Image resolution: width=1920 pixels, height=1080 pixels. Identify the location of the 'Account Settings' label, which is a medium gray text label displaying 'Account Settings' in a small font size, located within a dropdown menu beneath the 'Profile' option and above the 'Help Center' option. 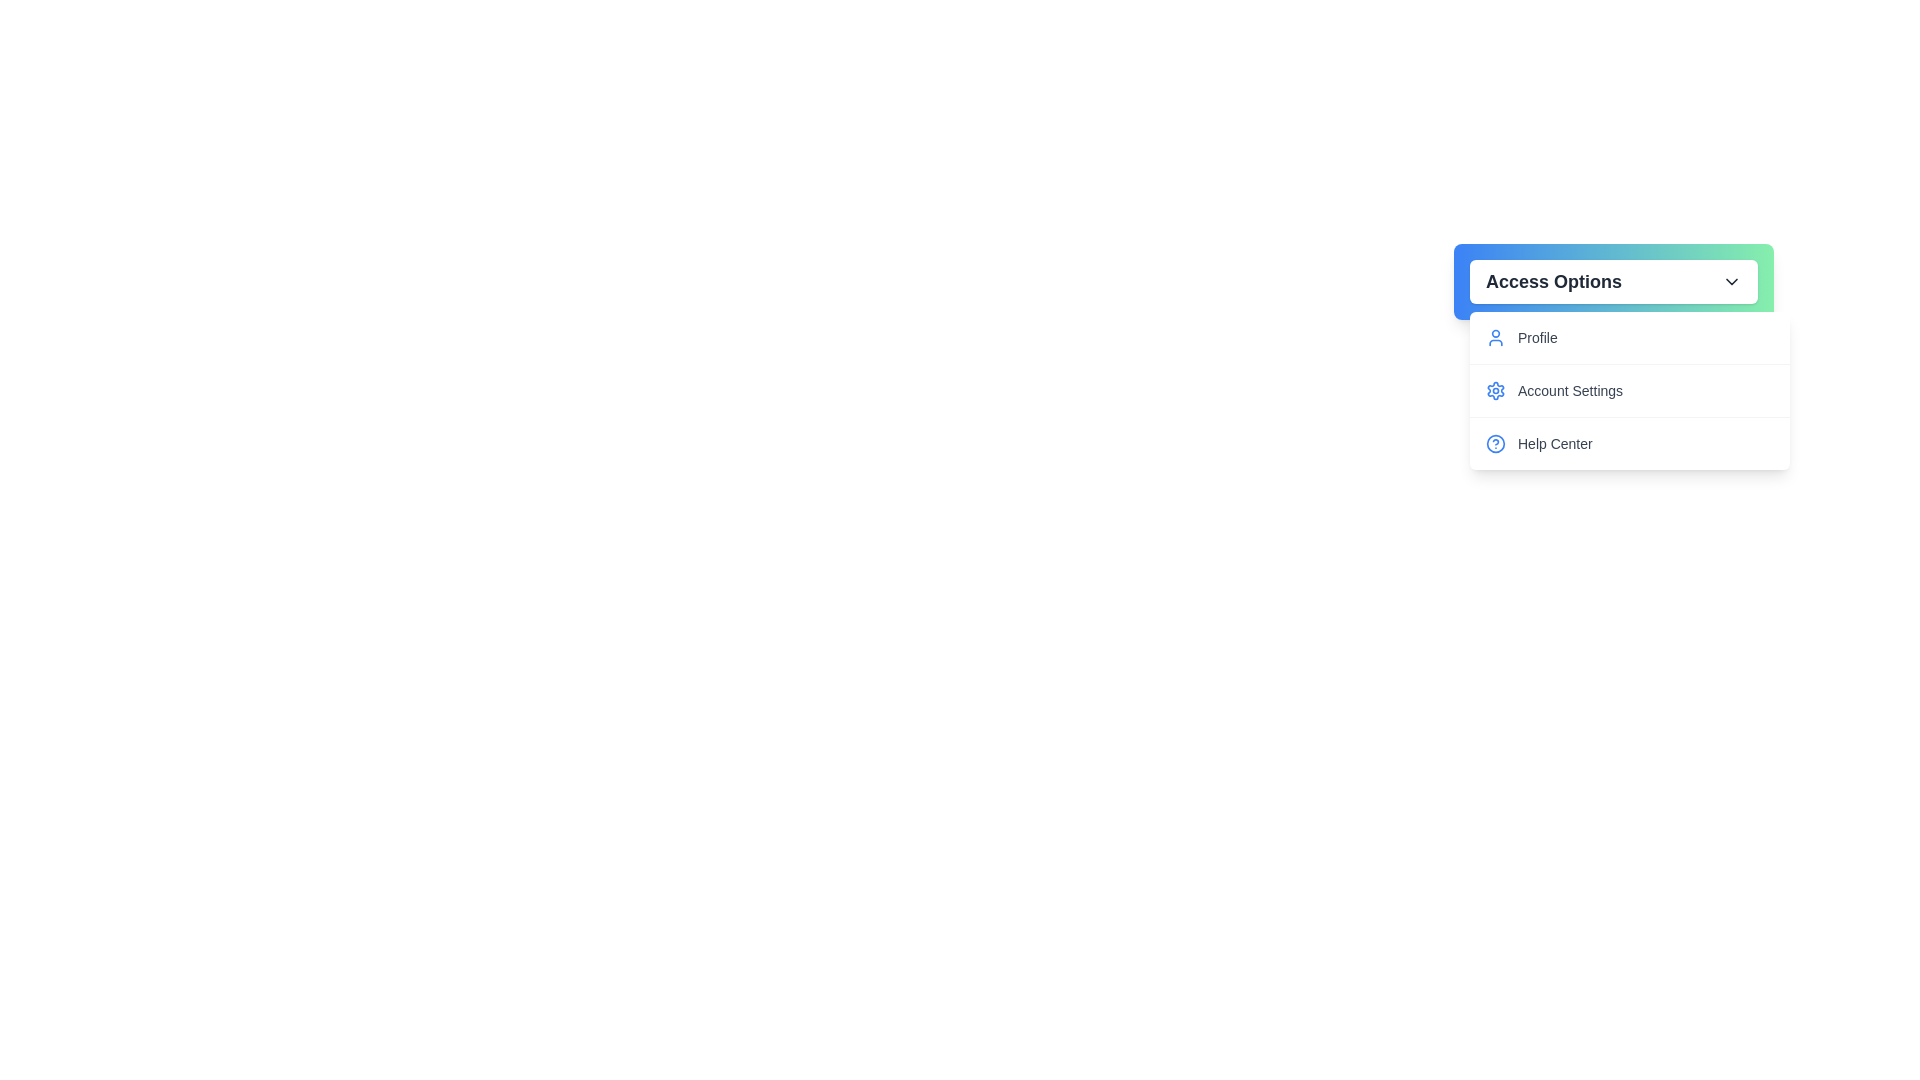
(1569, 390).